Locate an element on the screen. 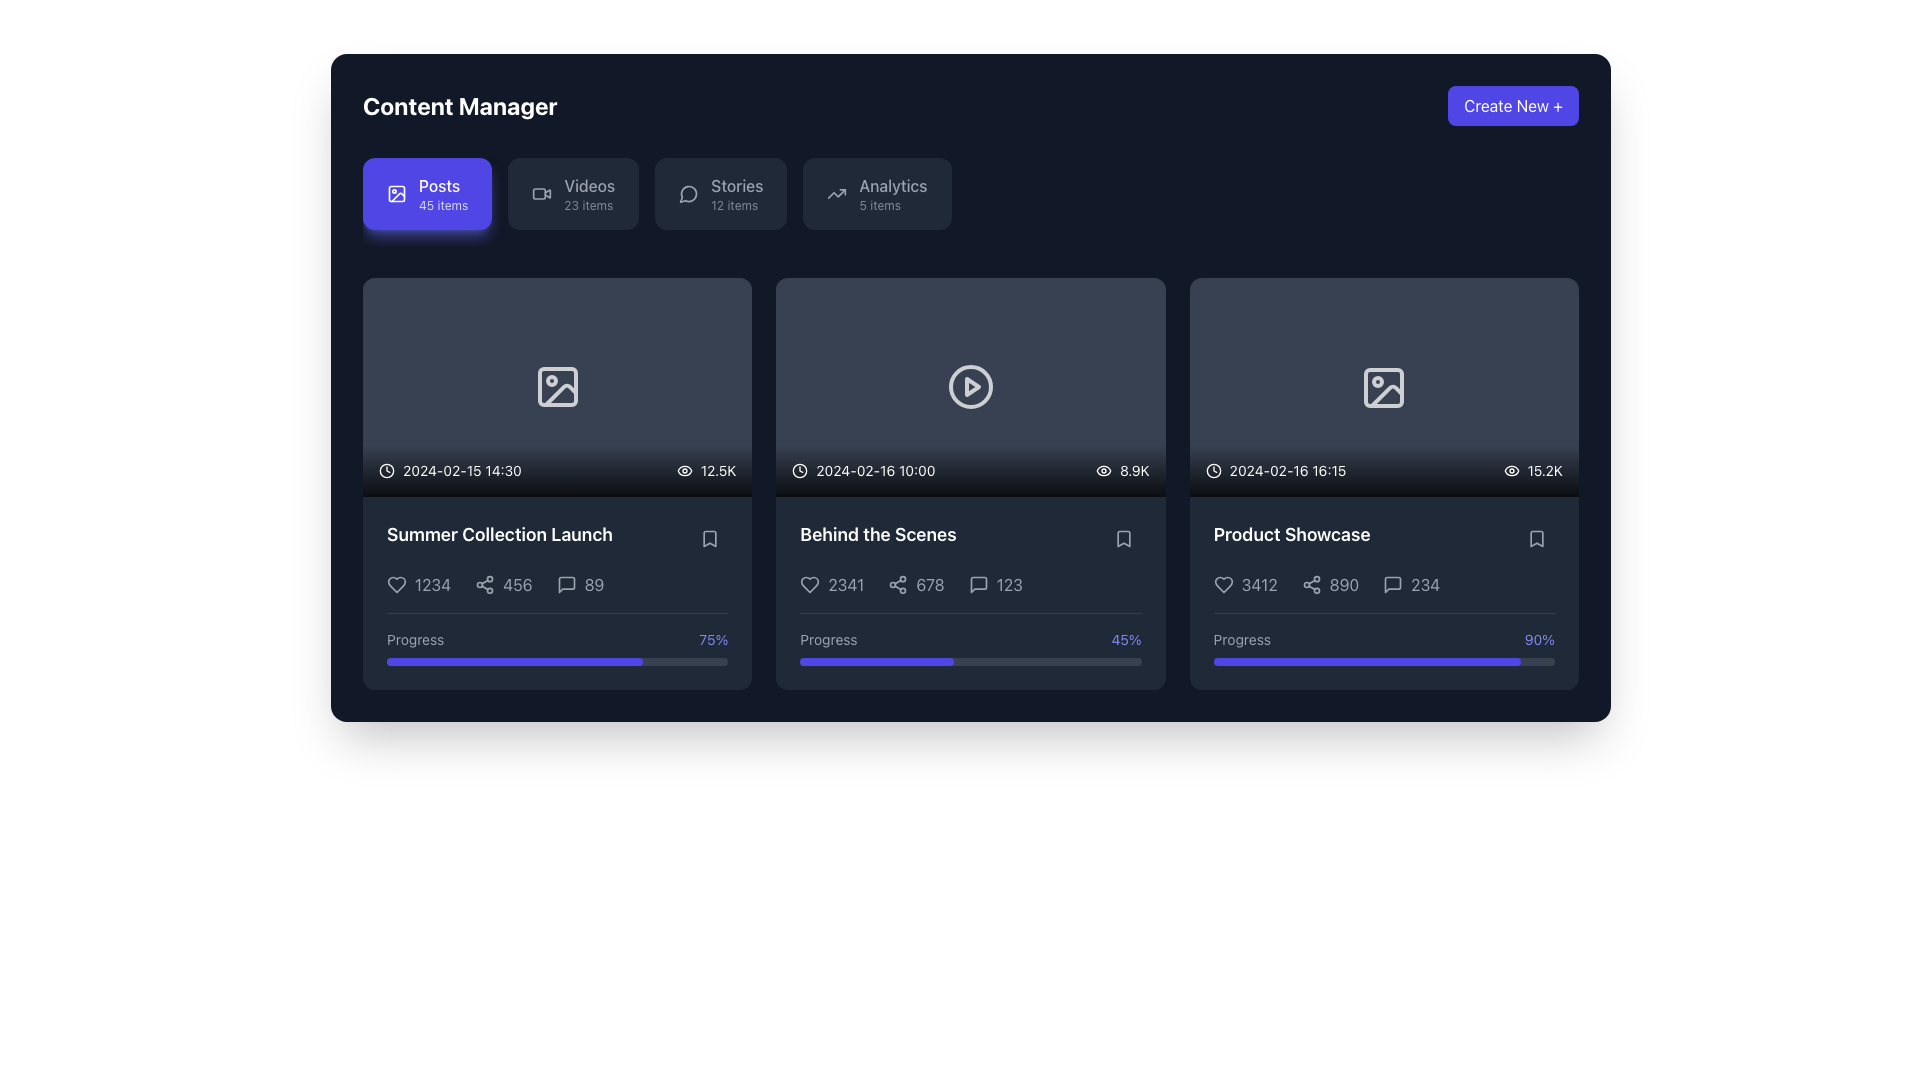 The height and width of the screenshot is (1080, 1920). the 'Posts' title text label is located at coordinates (438, 185).